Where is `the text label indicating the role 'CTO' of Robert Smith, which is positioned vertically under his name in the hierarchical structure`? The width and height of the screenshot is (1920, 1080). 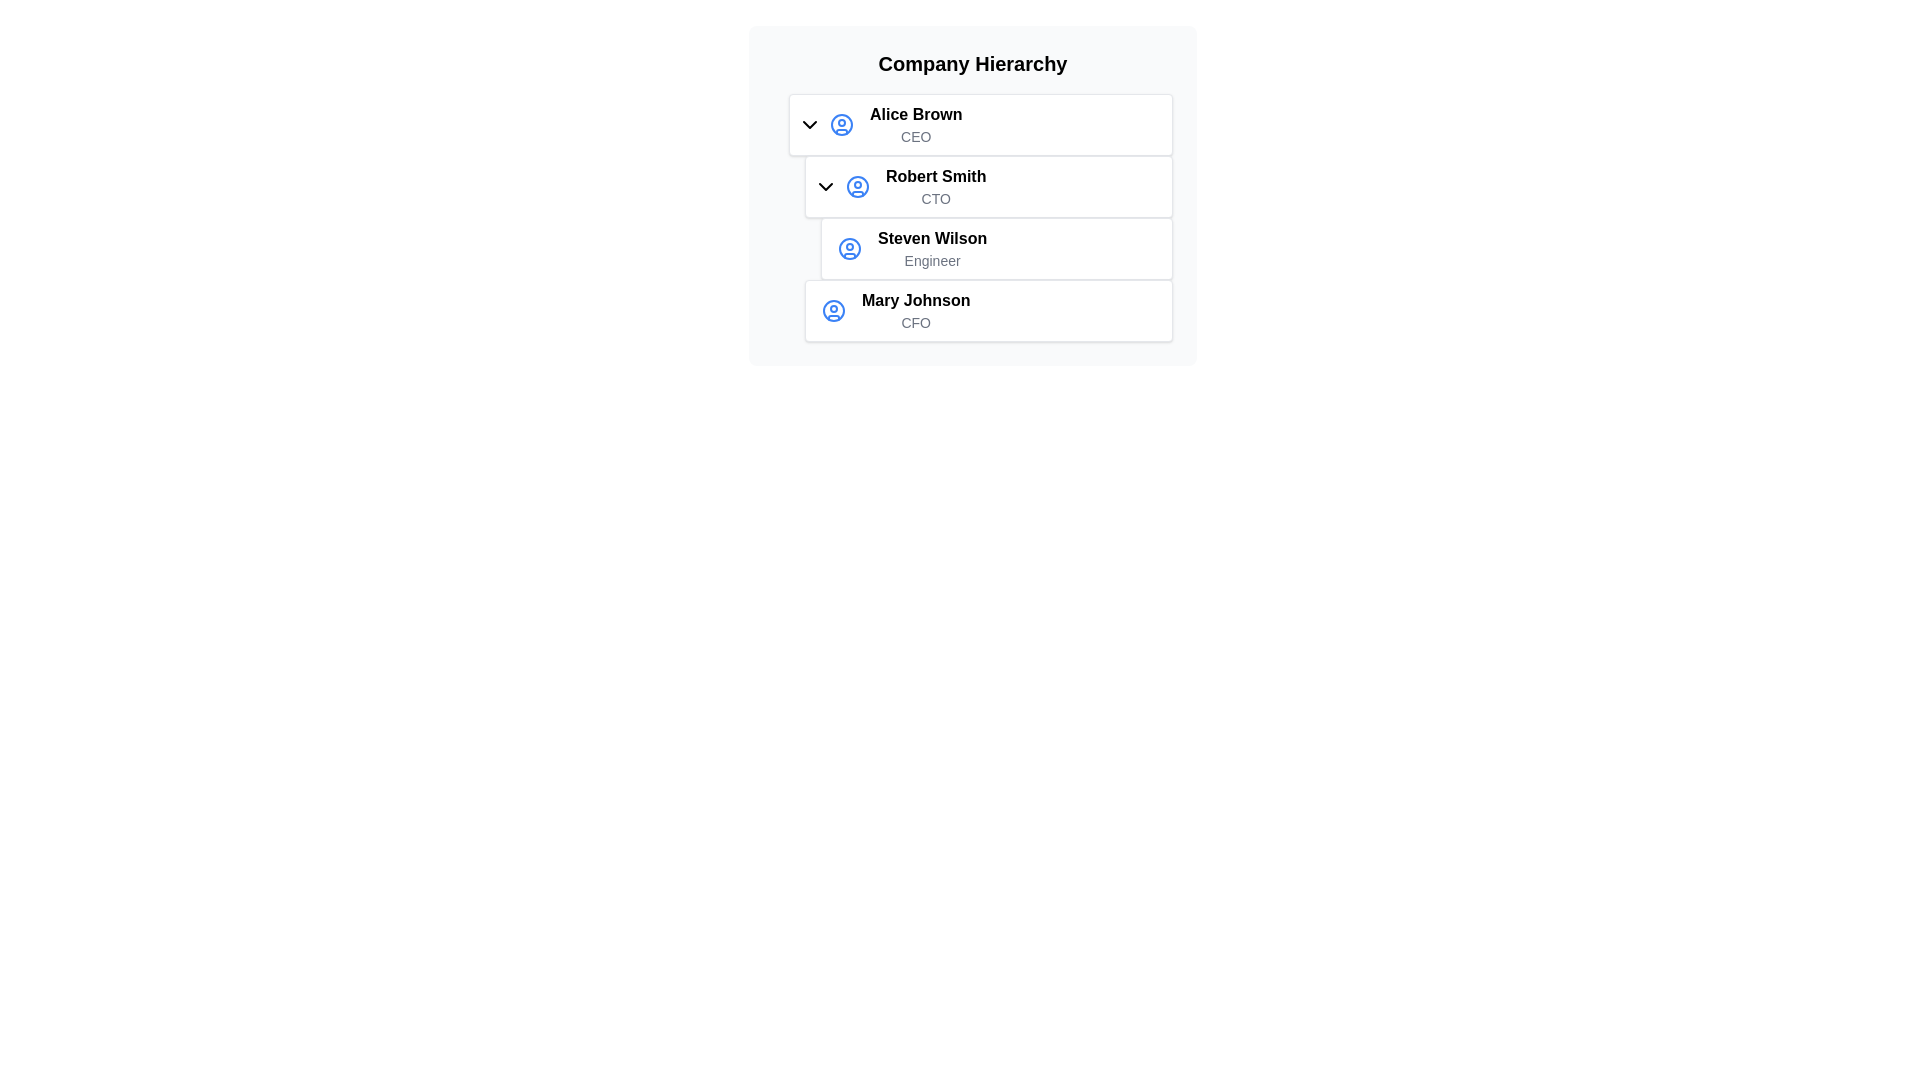 the text label indicating the role 'CTO' of Robert Smith, which is positioned vertically under his name in the hierarchical structure is located at coordinates (935, 199).